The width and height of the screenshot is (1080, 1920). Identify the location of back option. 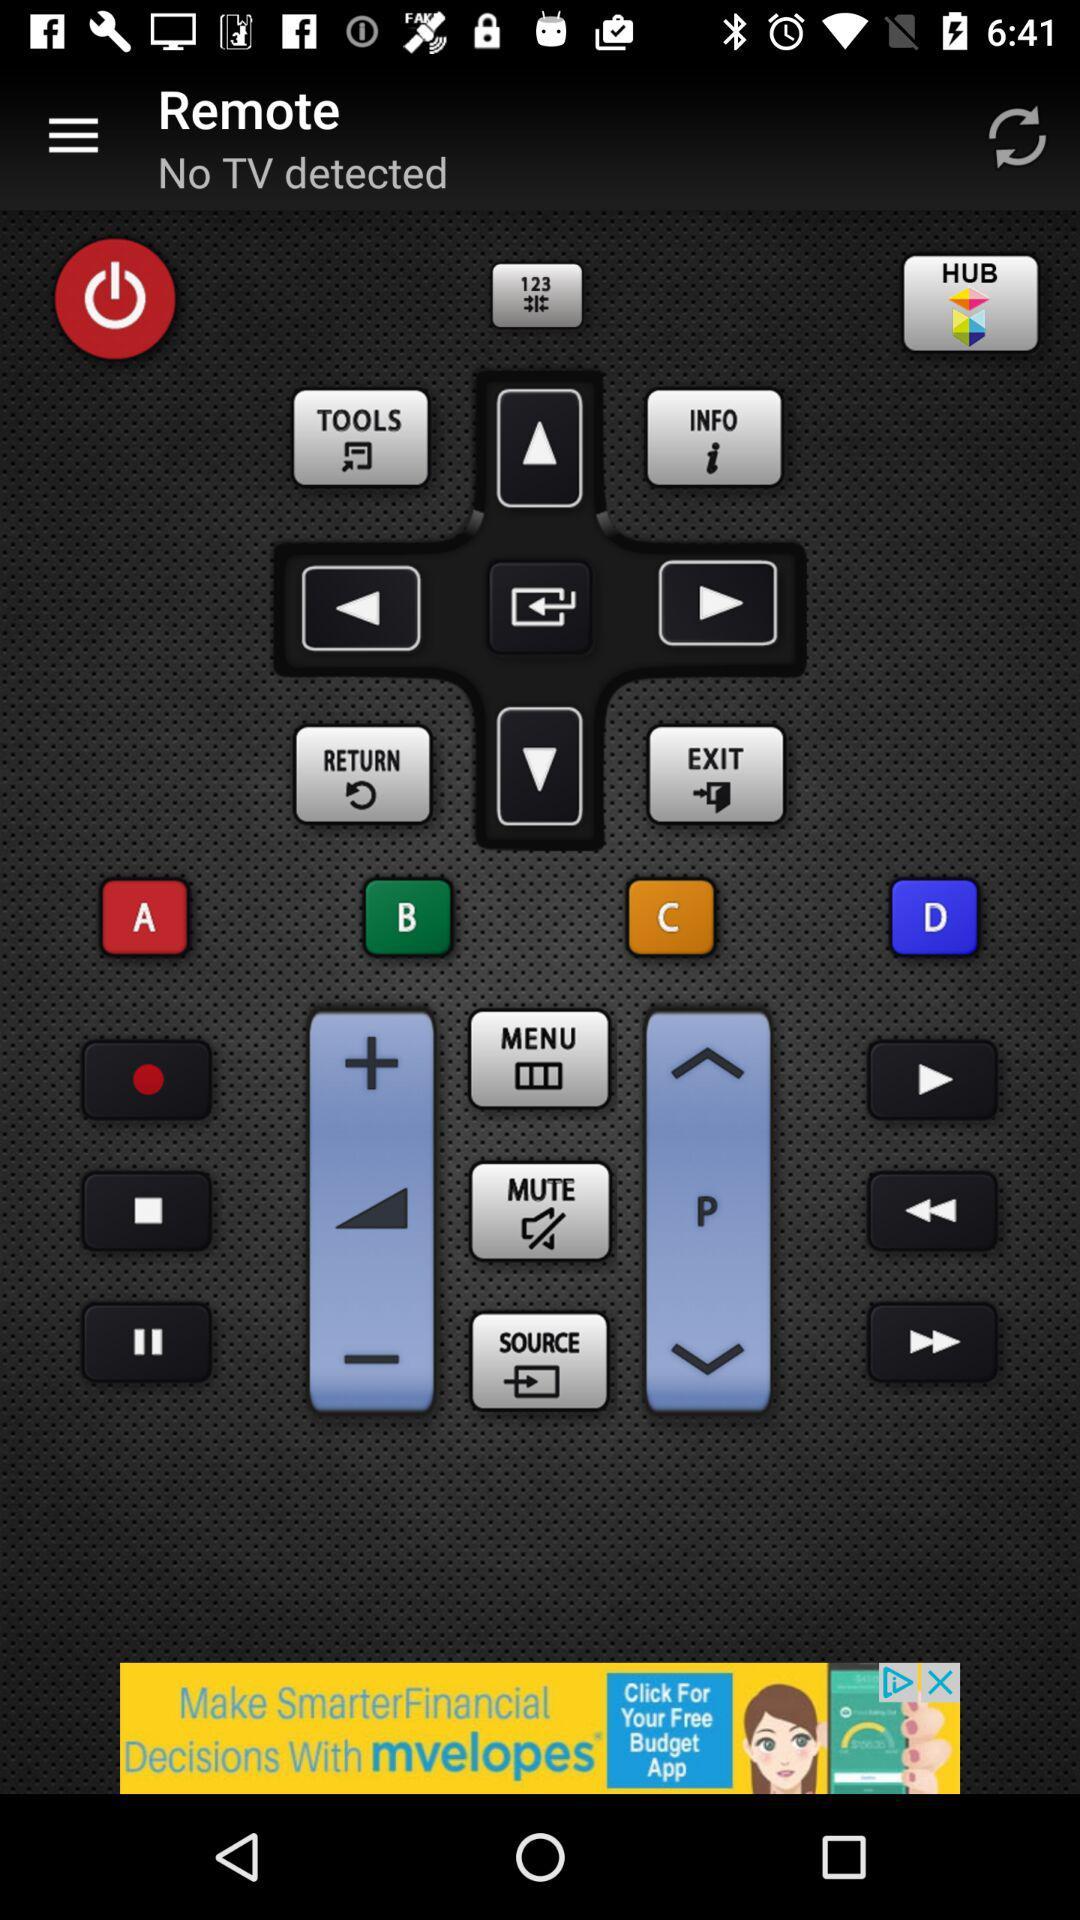
(707, 1359).